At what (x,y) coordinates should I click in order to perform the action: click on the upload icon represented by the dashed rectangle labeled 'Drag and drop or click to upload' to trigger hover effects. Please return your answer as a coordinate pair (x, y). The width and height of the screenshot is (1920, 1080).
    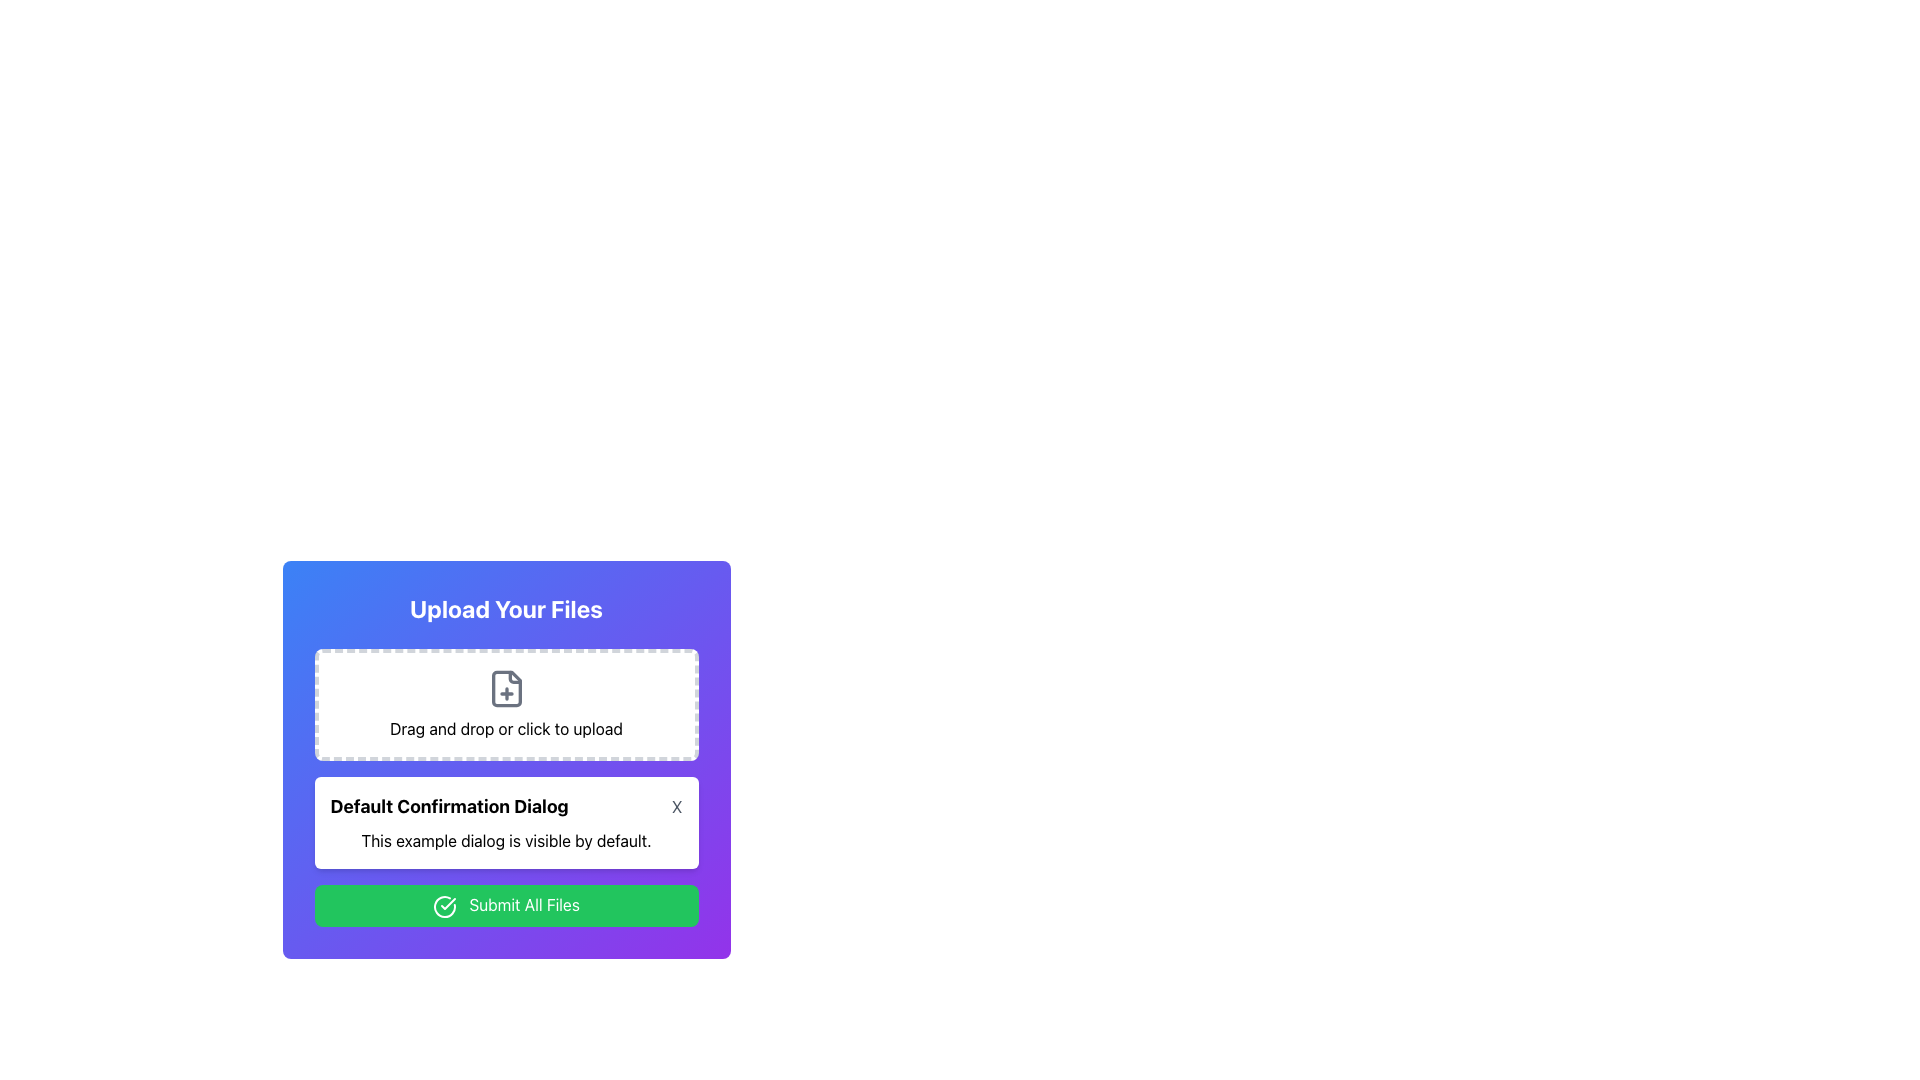
    Looking at the image, I should click on (506, 688).